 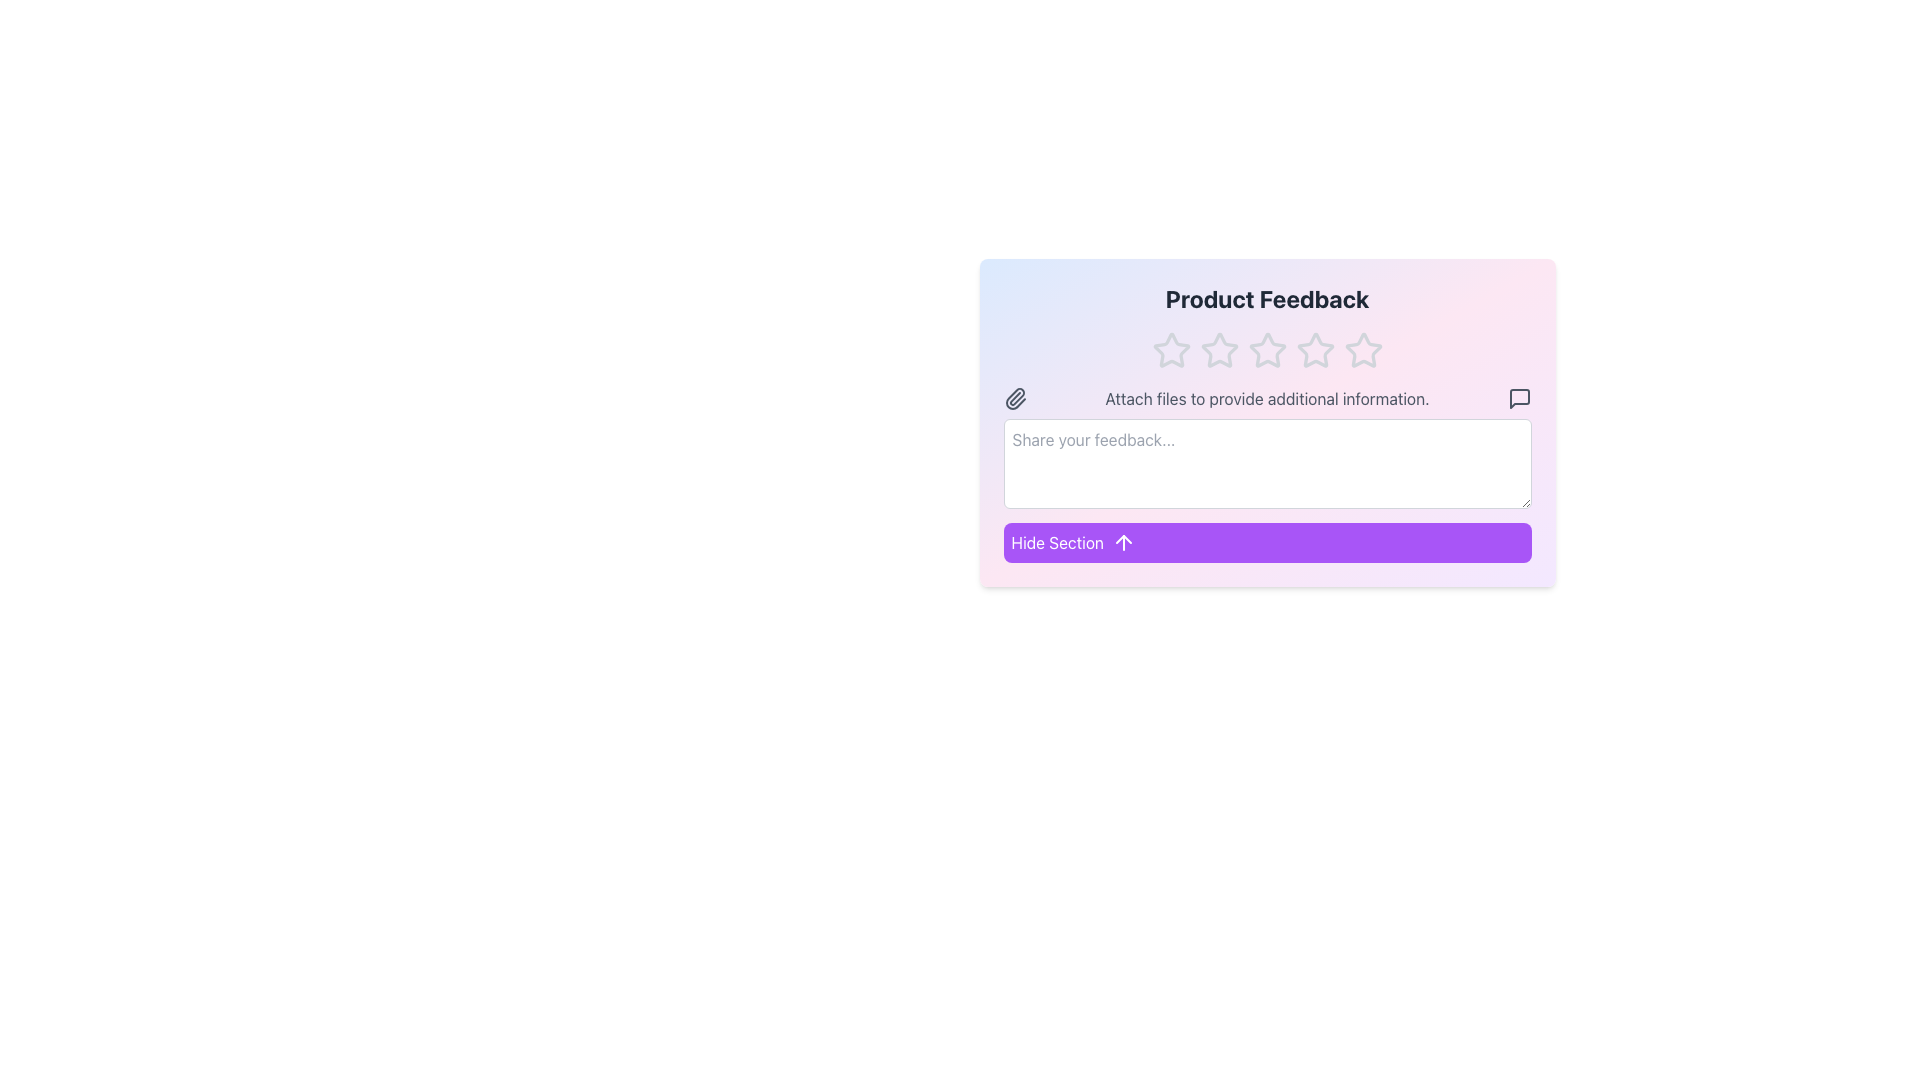 I want to click on the fifth star button in the five-point rating system to provide a five-star rating, so click(x=1362, y=349).